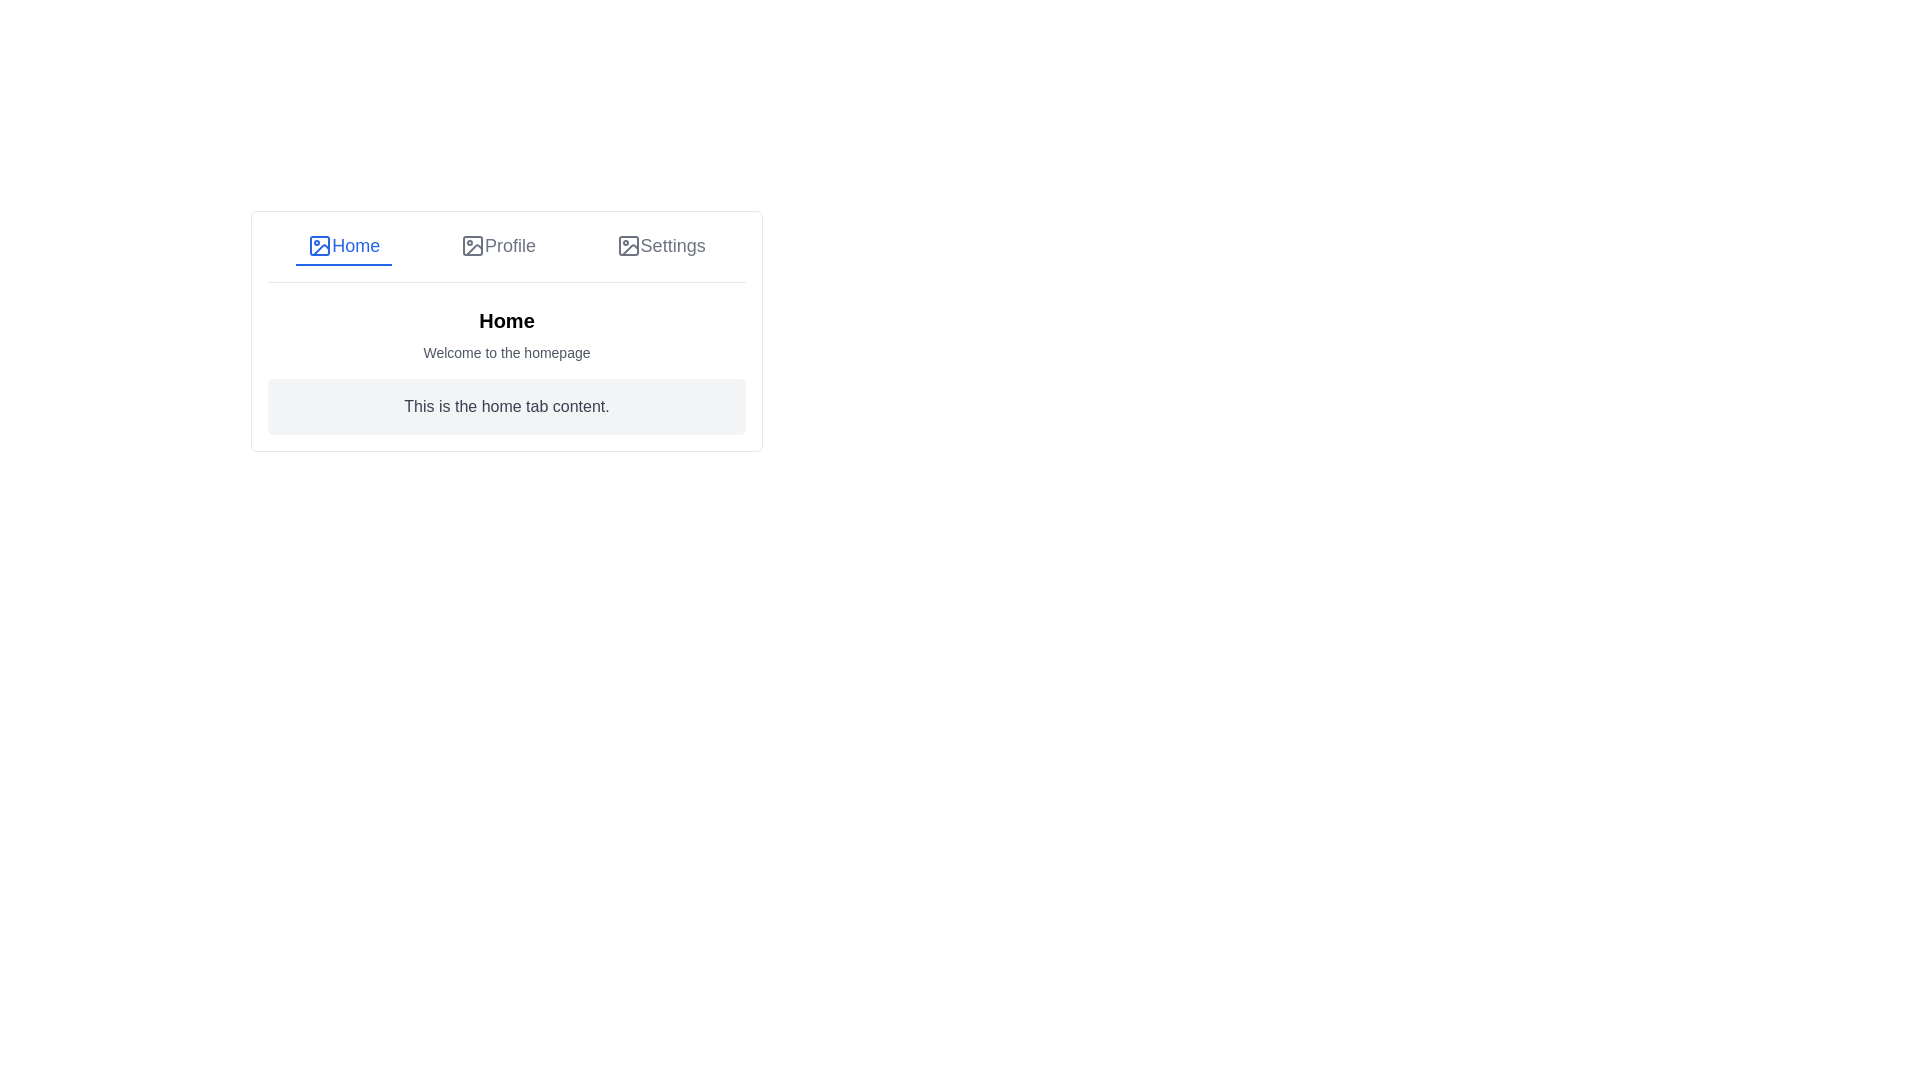 The height and width of the screenshot is (1080, 1920). What do you see at coordinates (627, 245) in the screenshot?
I see `the image icon representing the 'Settings' menu item located to the left of the text label 'Settings' in the top navigation bar` at bounding box center [627, 245].